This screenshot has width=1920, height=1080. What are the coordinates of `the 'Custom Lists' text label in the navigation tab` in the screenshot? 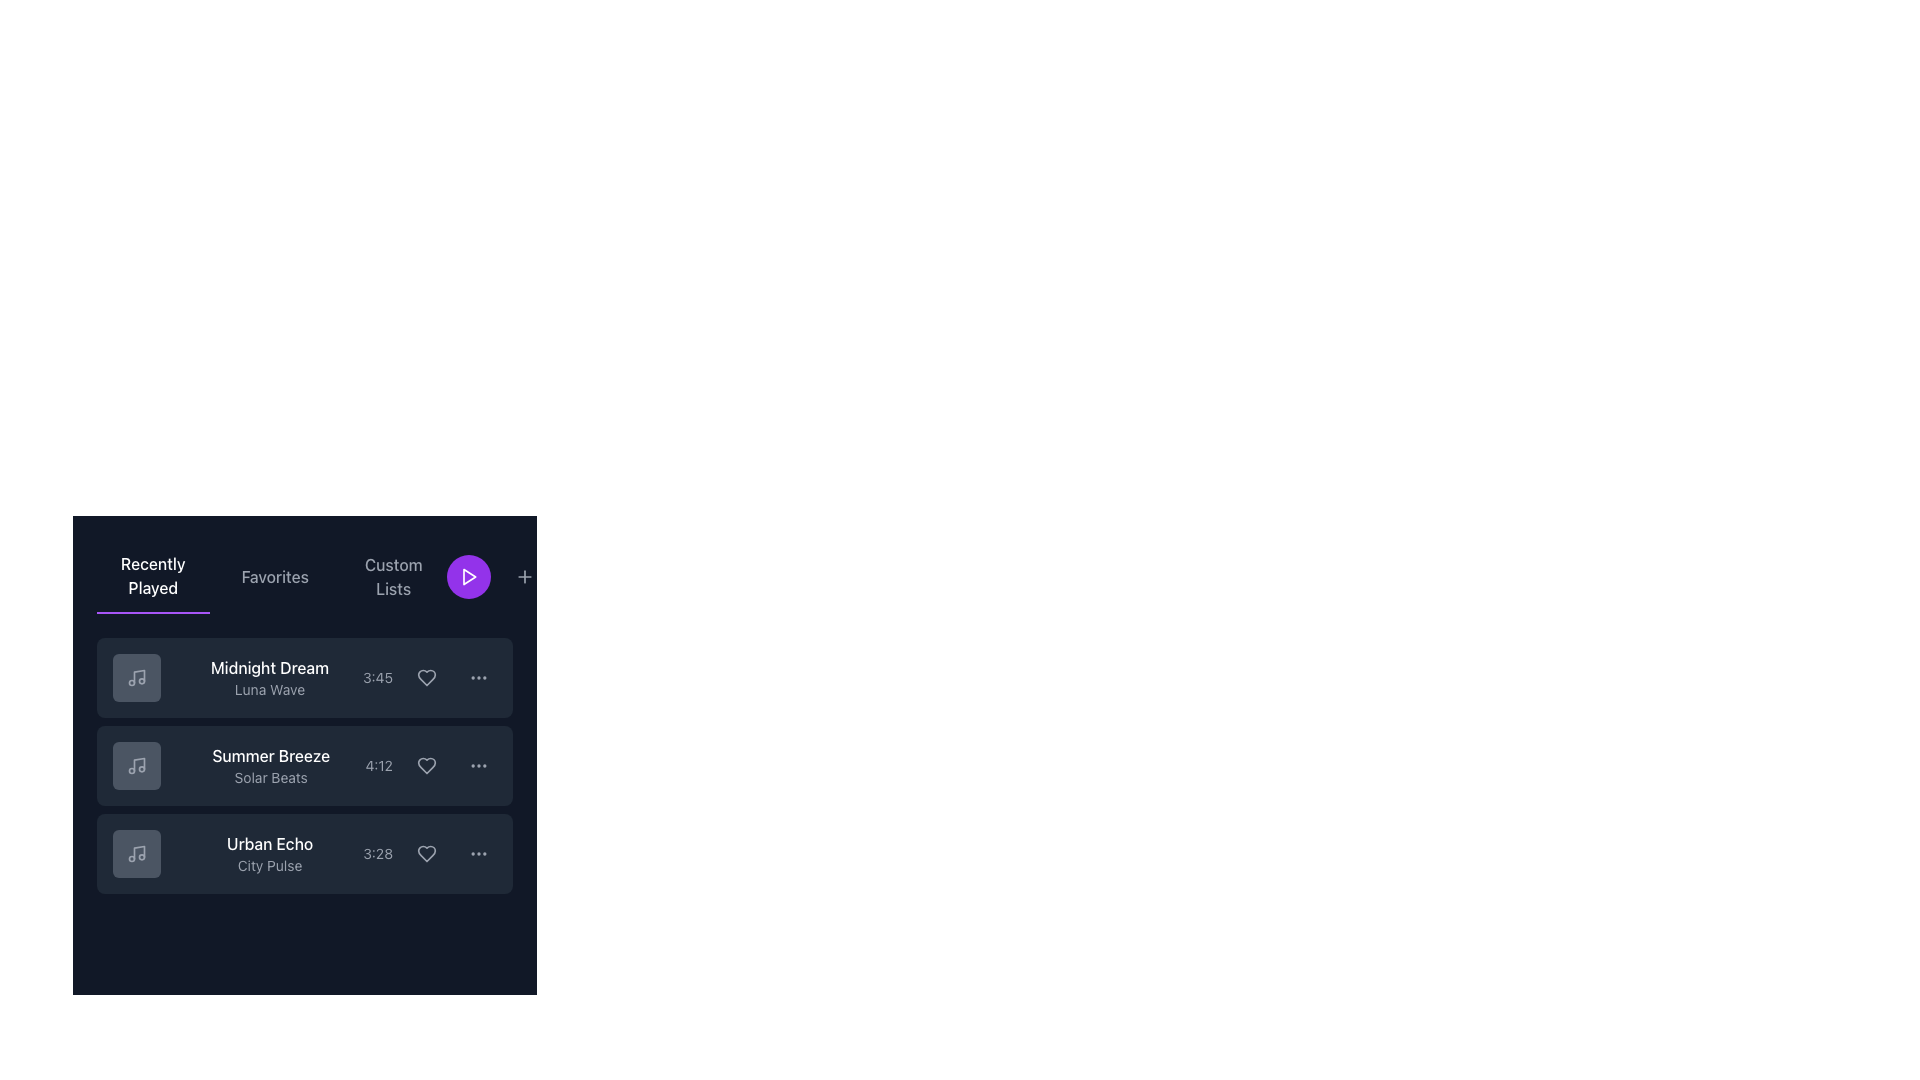 It's located at (393, 577).